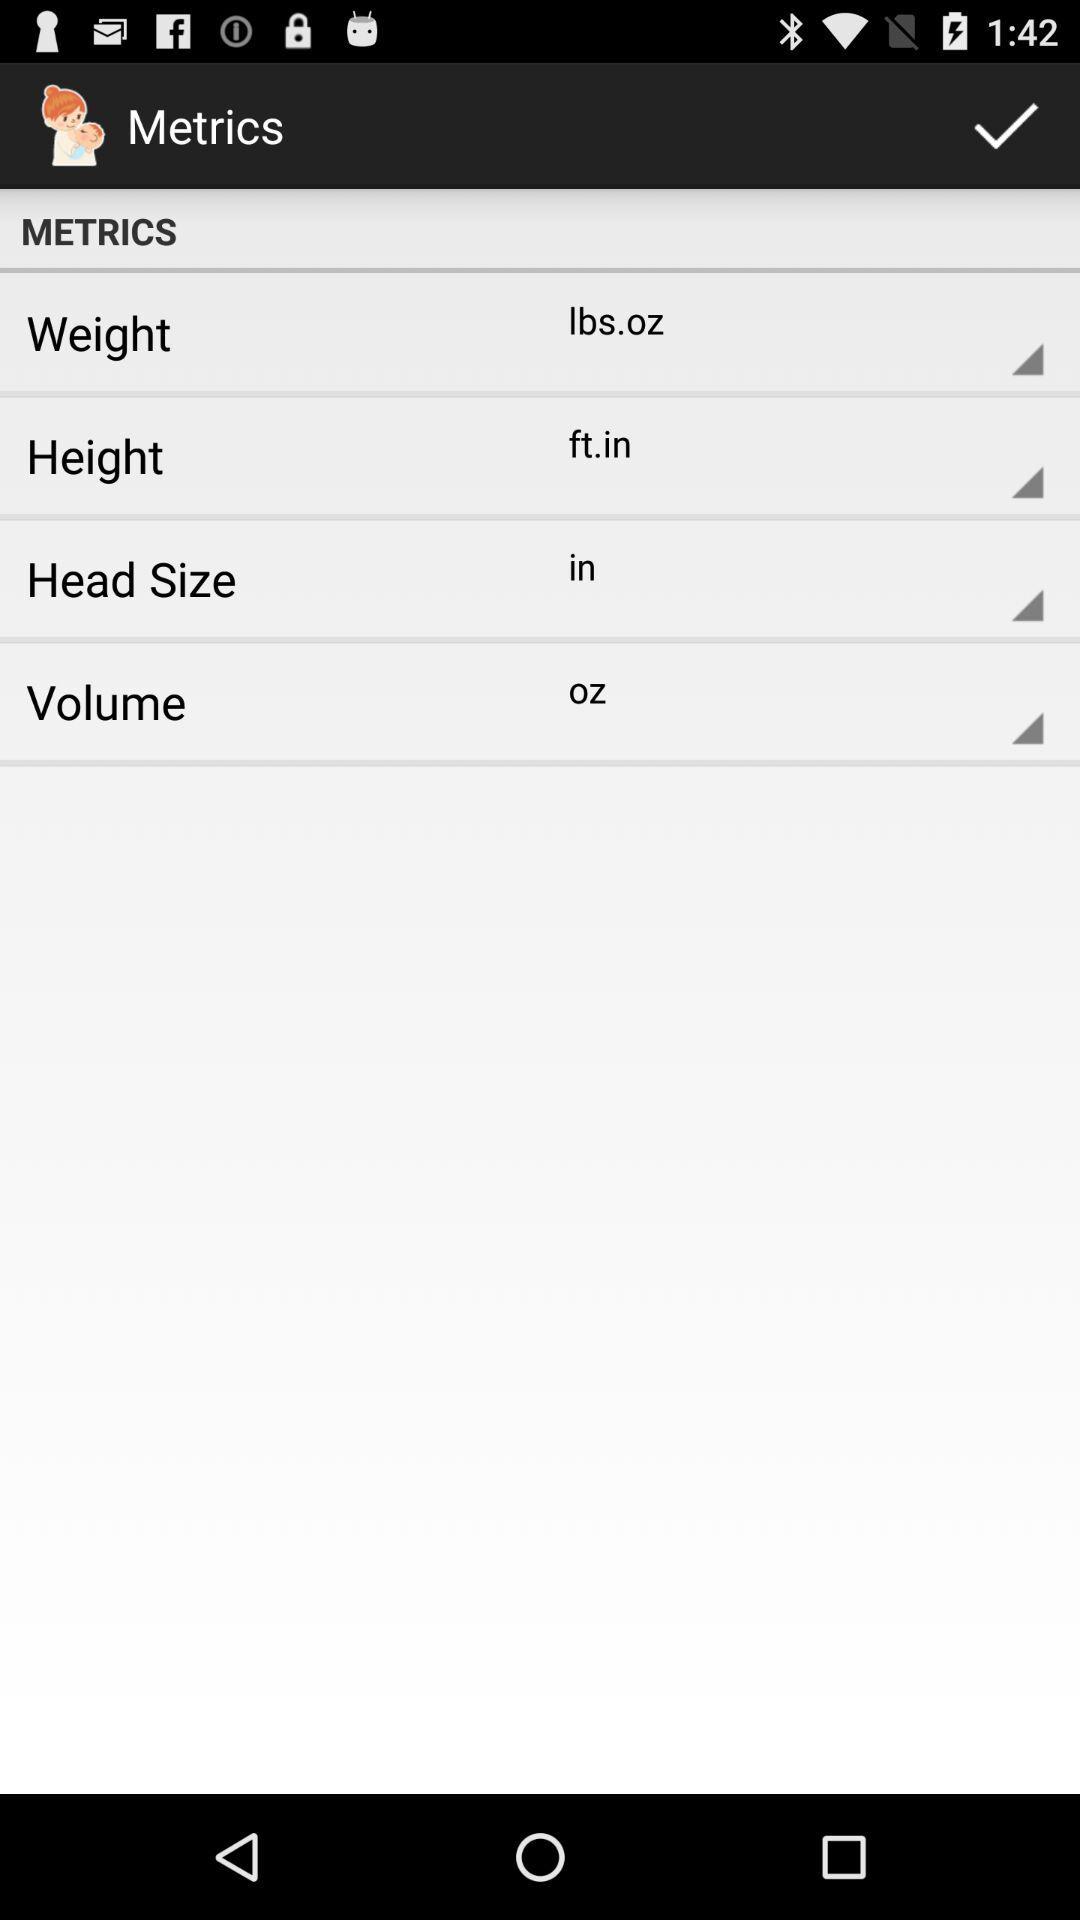 Image resolution: width=1080 pixels, height=1920 pixels. What do you see at coordinates (262, 577) in the screenshot?
I see `the head size icon` at bounding box center [262, 577].